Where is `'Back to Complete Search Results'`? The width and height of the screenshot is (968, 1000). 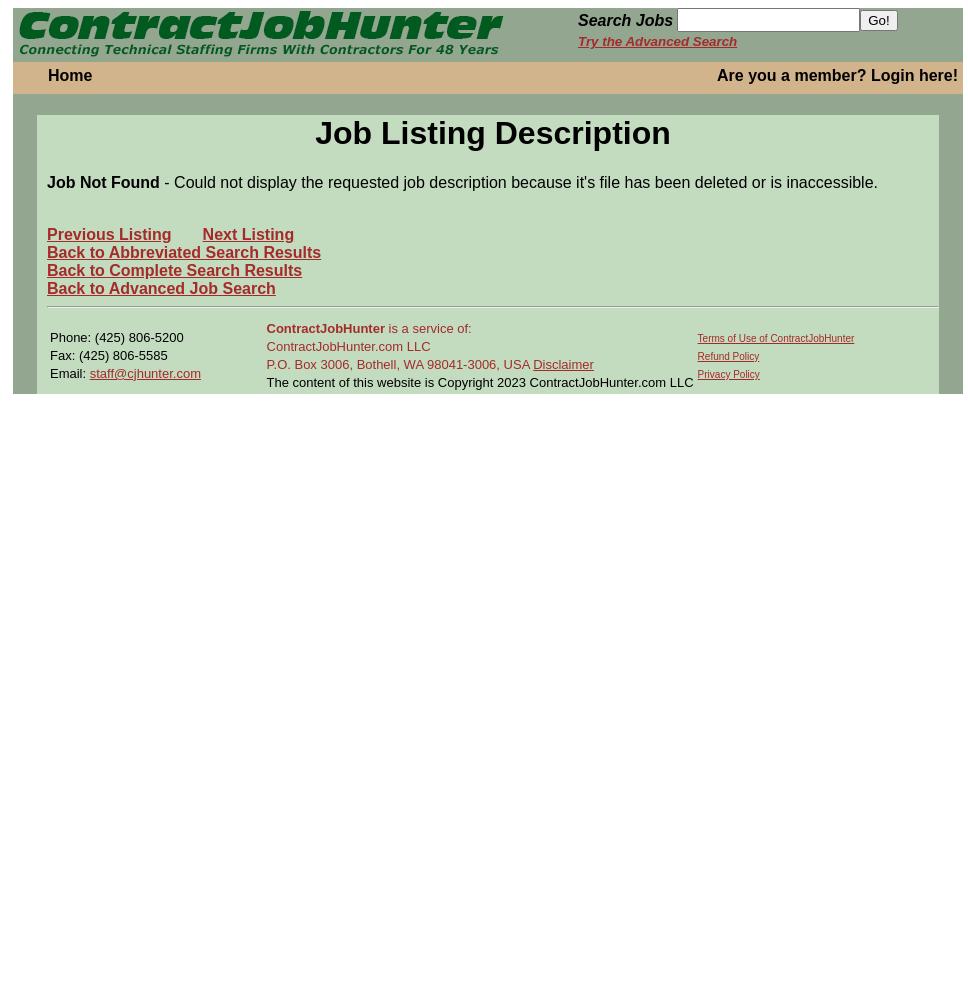 'Back to Complete Search Results' is located at coordinates (174, 269).